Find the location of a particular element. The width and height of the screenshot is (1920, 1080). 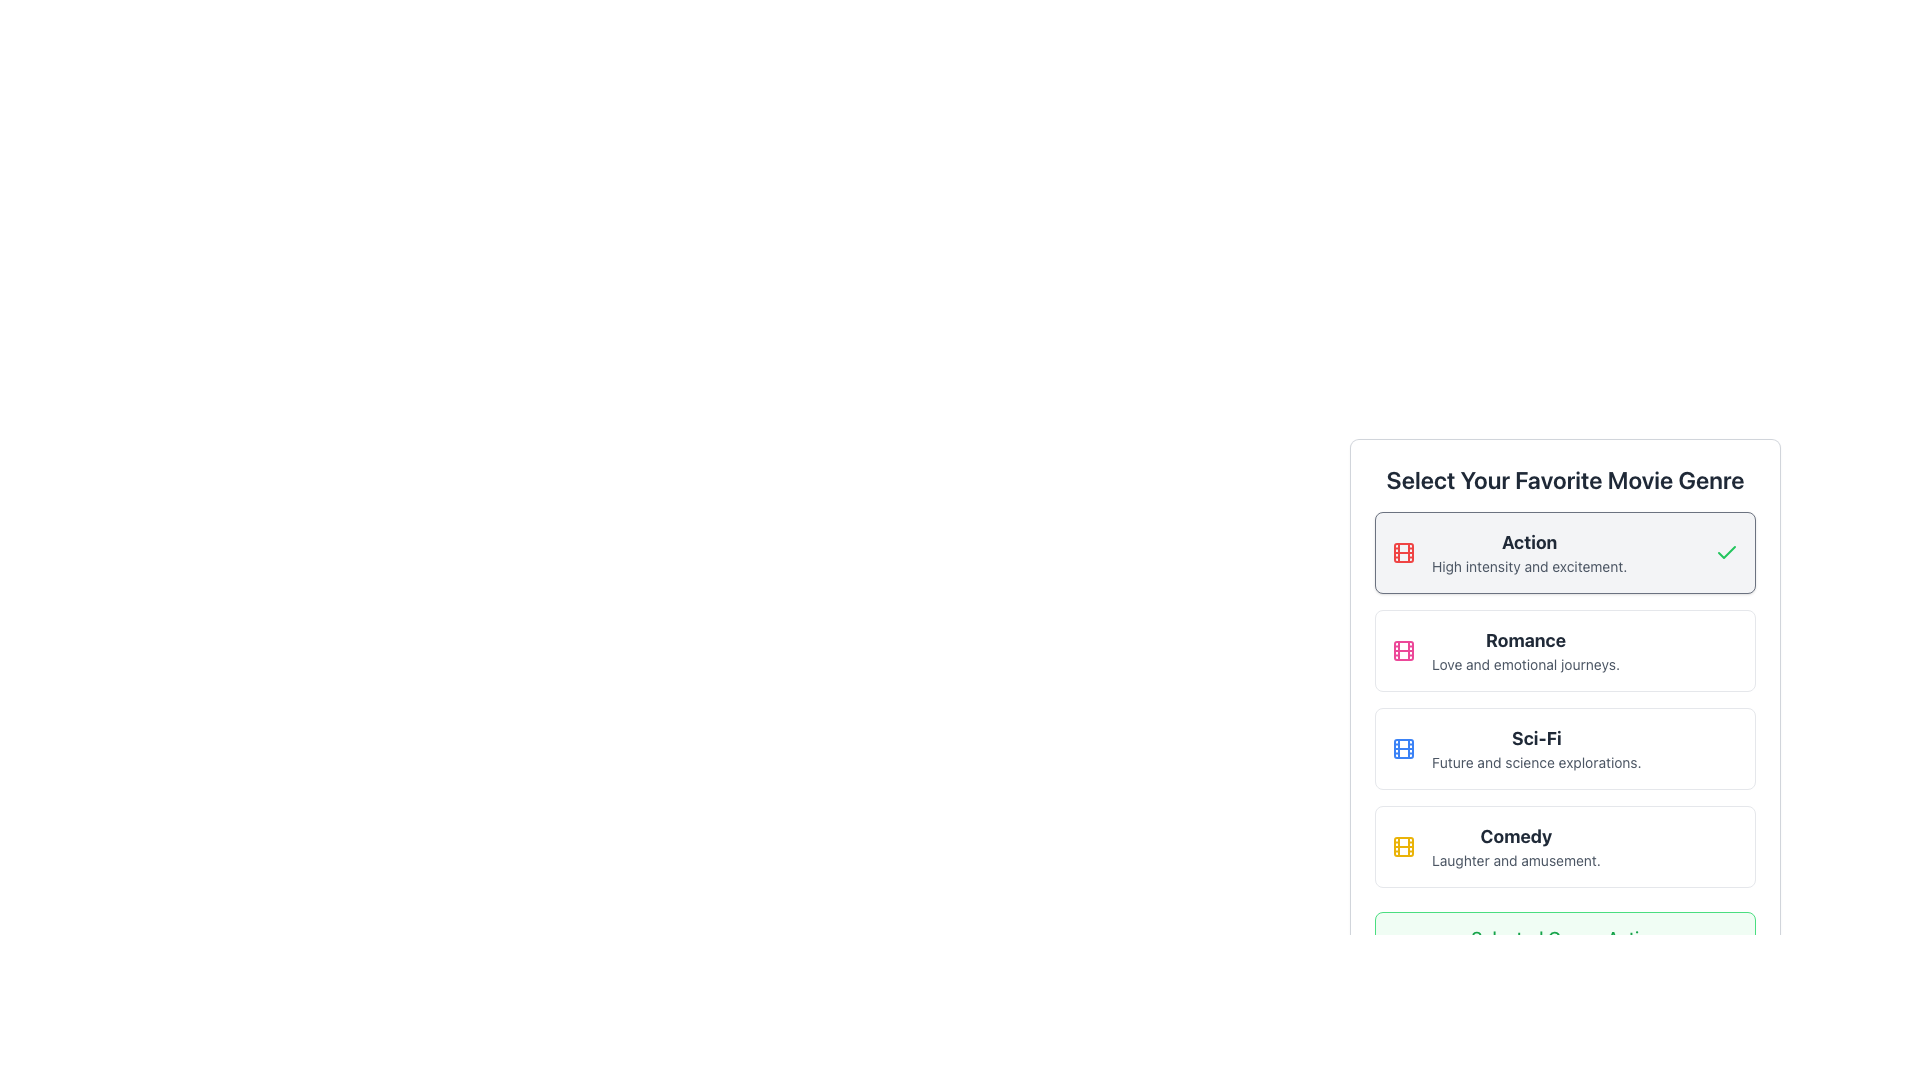

the small rectangle with rounded edges that is part of the film reel icon next to the 'Action' text in the genre selection menu is located at coordinates (1402, 552).